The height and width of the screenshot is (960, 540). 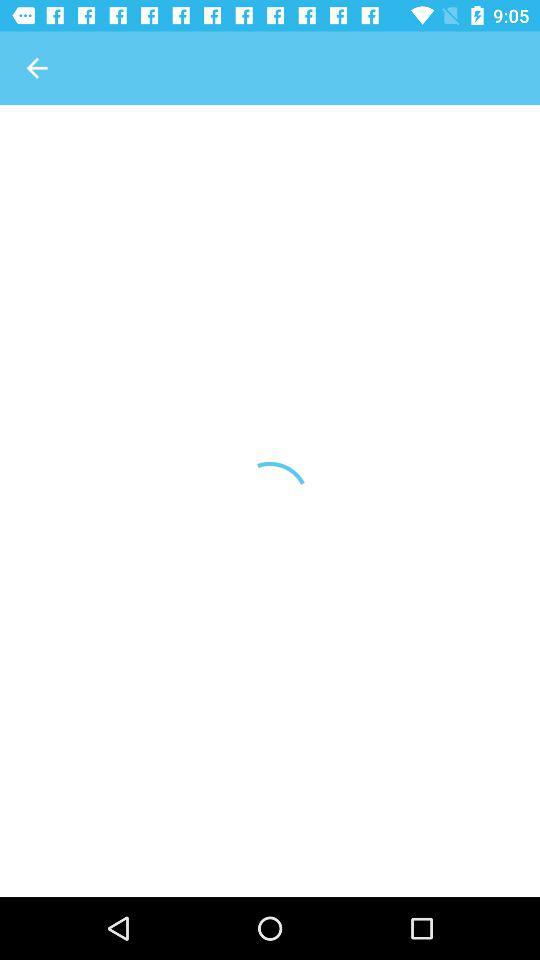 I want to click on the icon at the top left corner, so click(x=36, y=68).